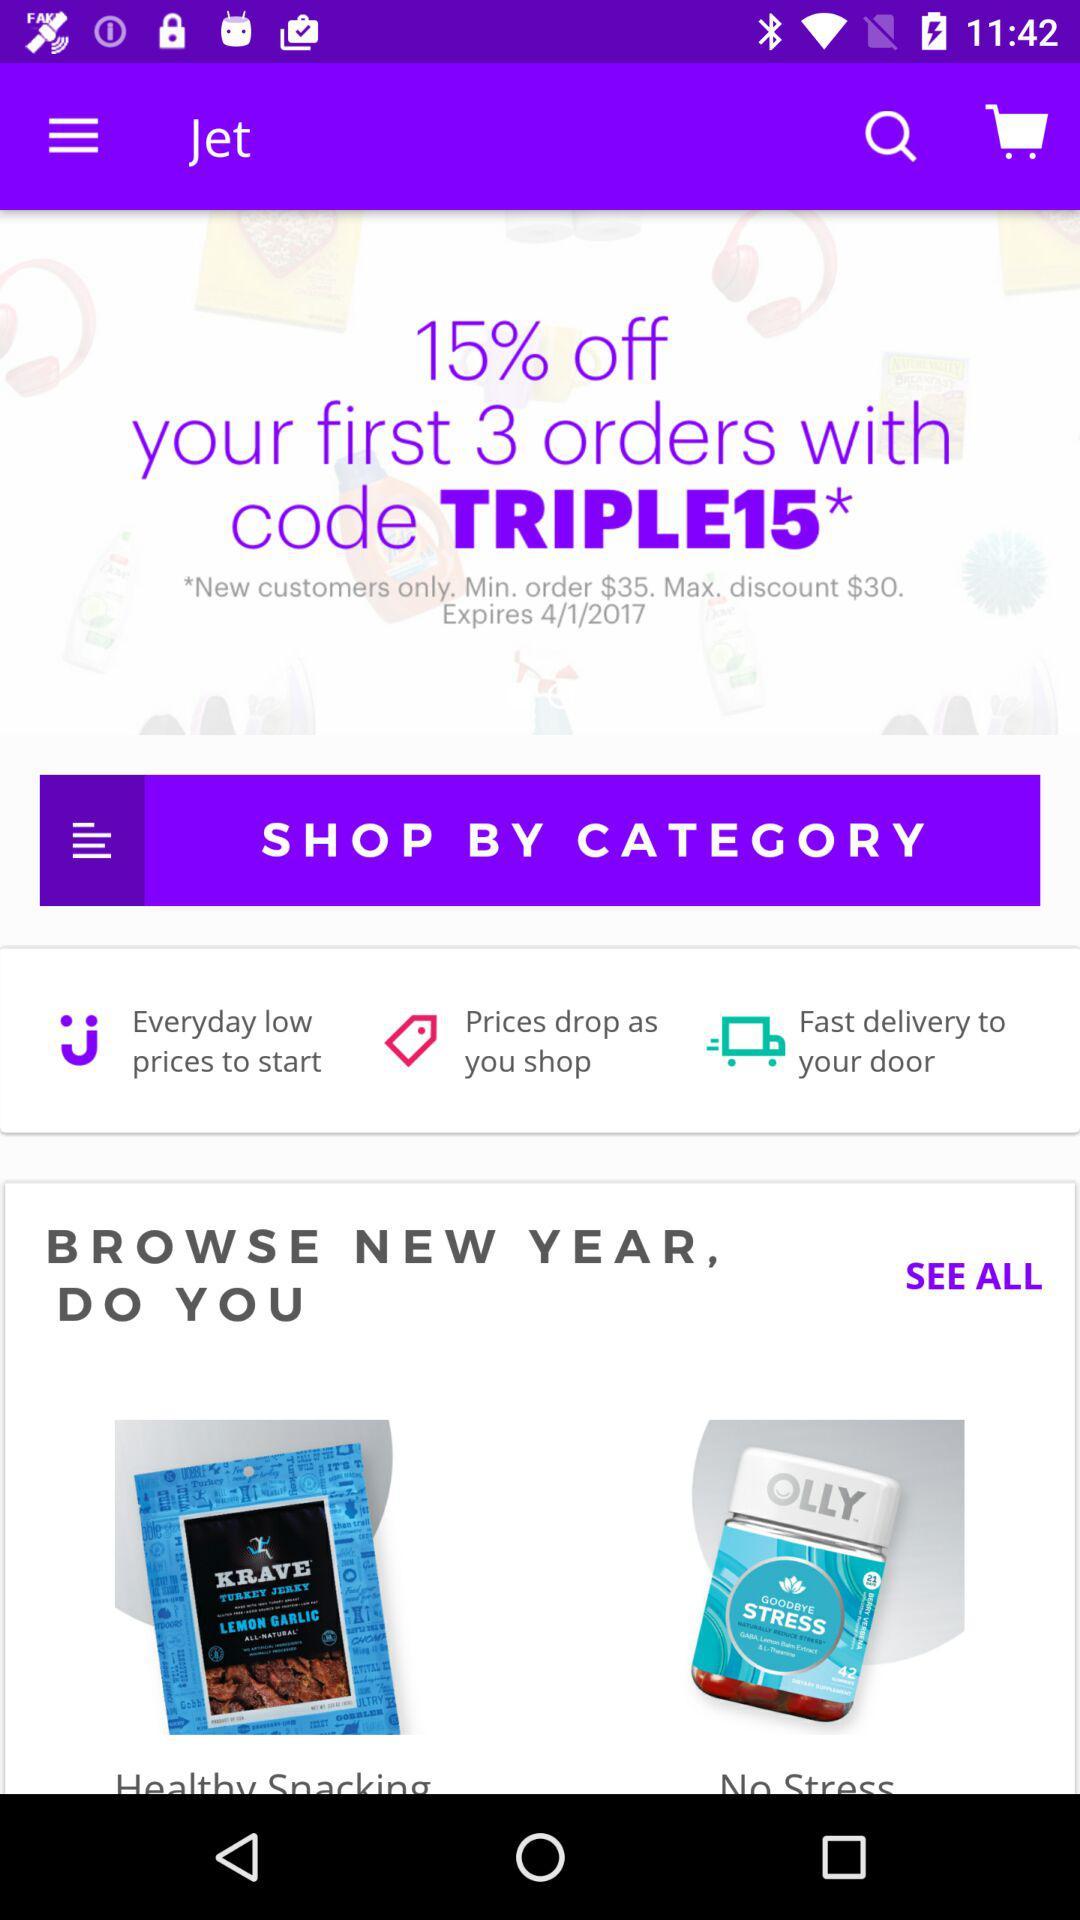  I want to click on the see all item, so click(958, 1274).